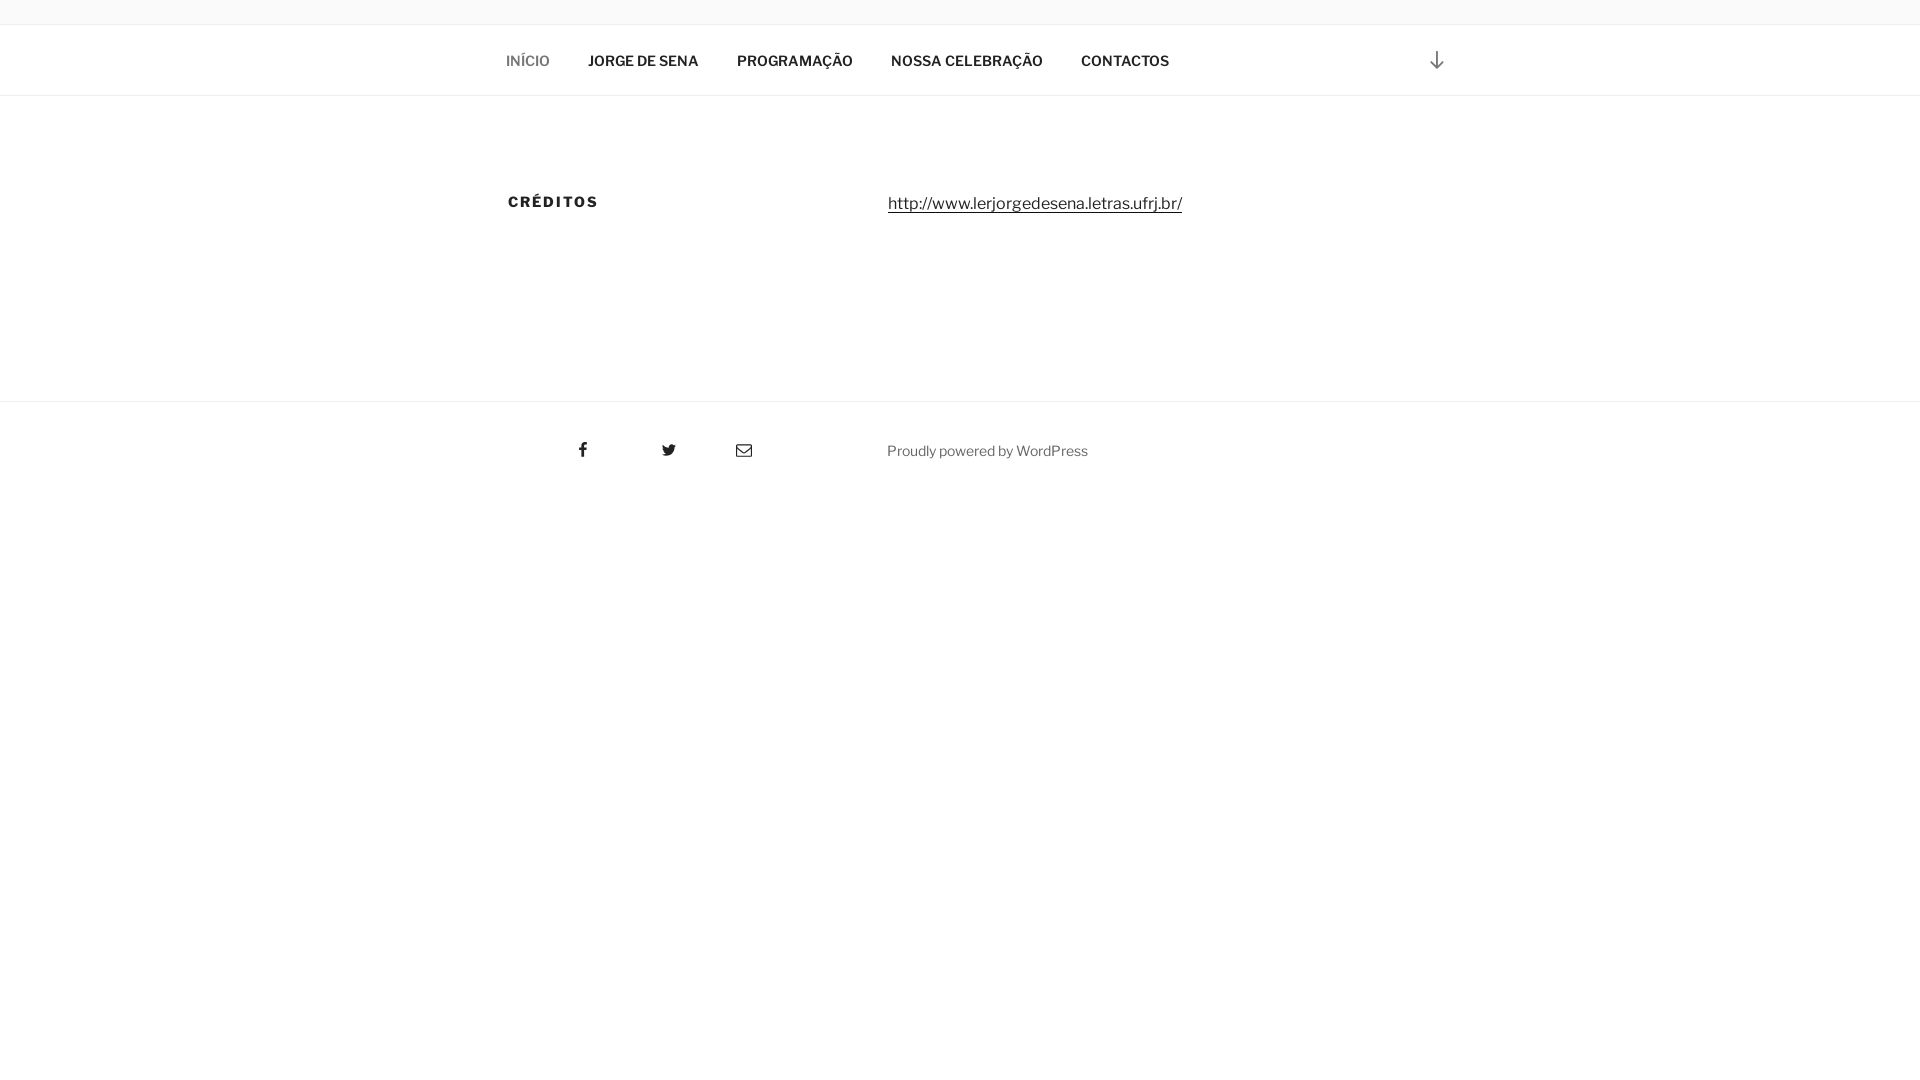 This screenshot has width=1920, height=1080. I want to click on 'Facebook', so click(502, 442).